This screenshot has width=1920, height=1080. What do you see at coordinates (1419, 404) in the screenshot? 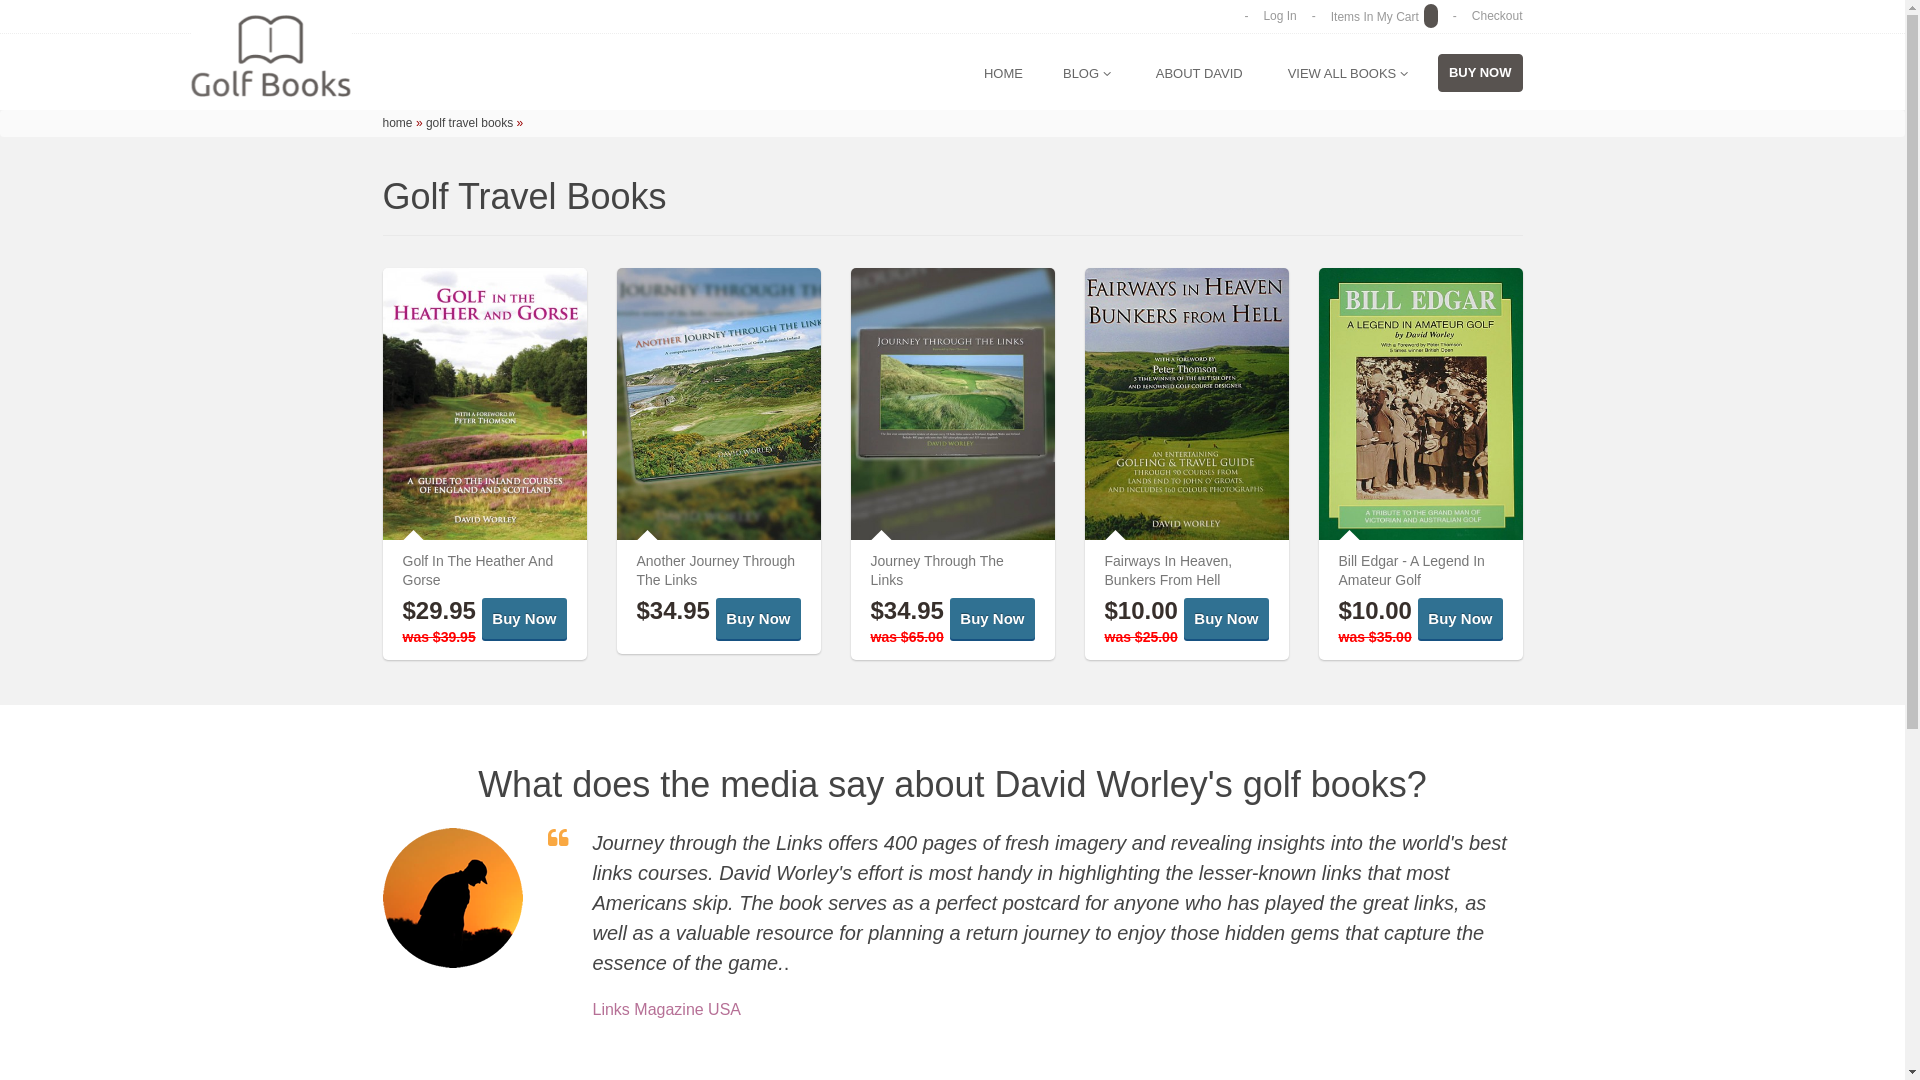
I see `'Code BE01'` at bounding box center [1419, 404].